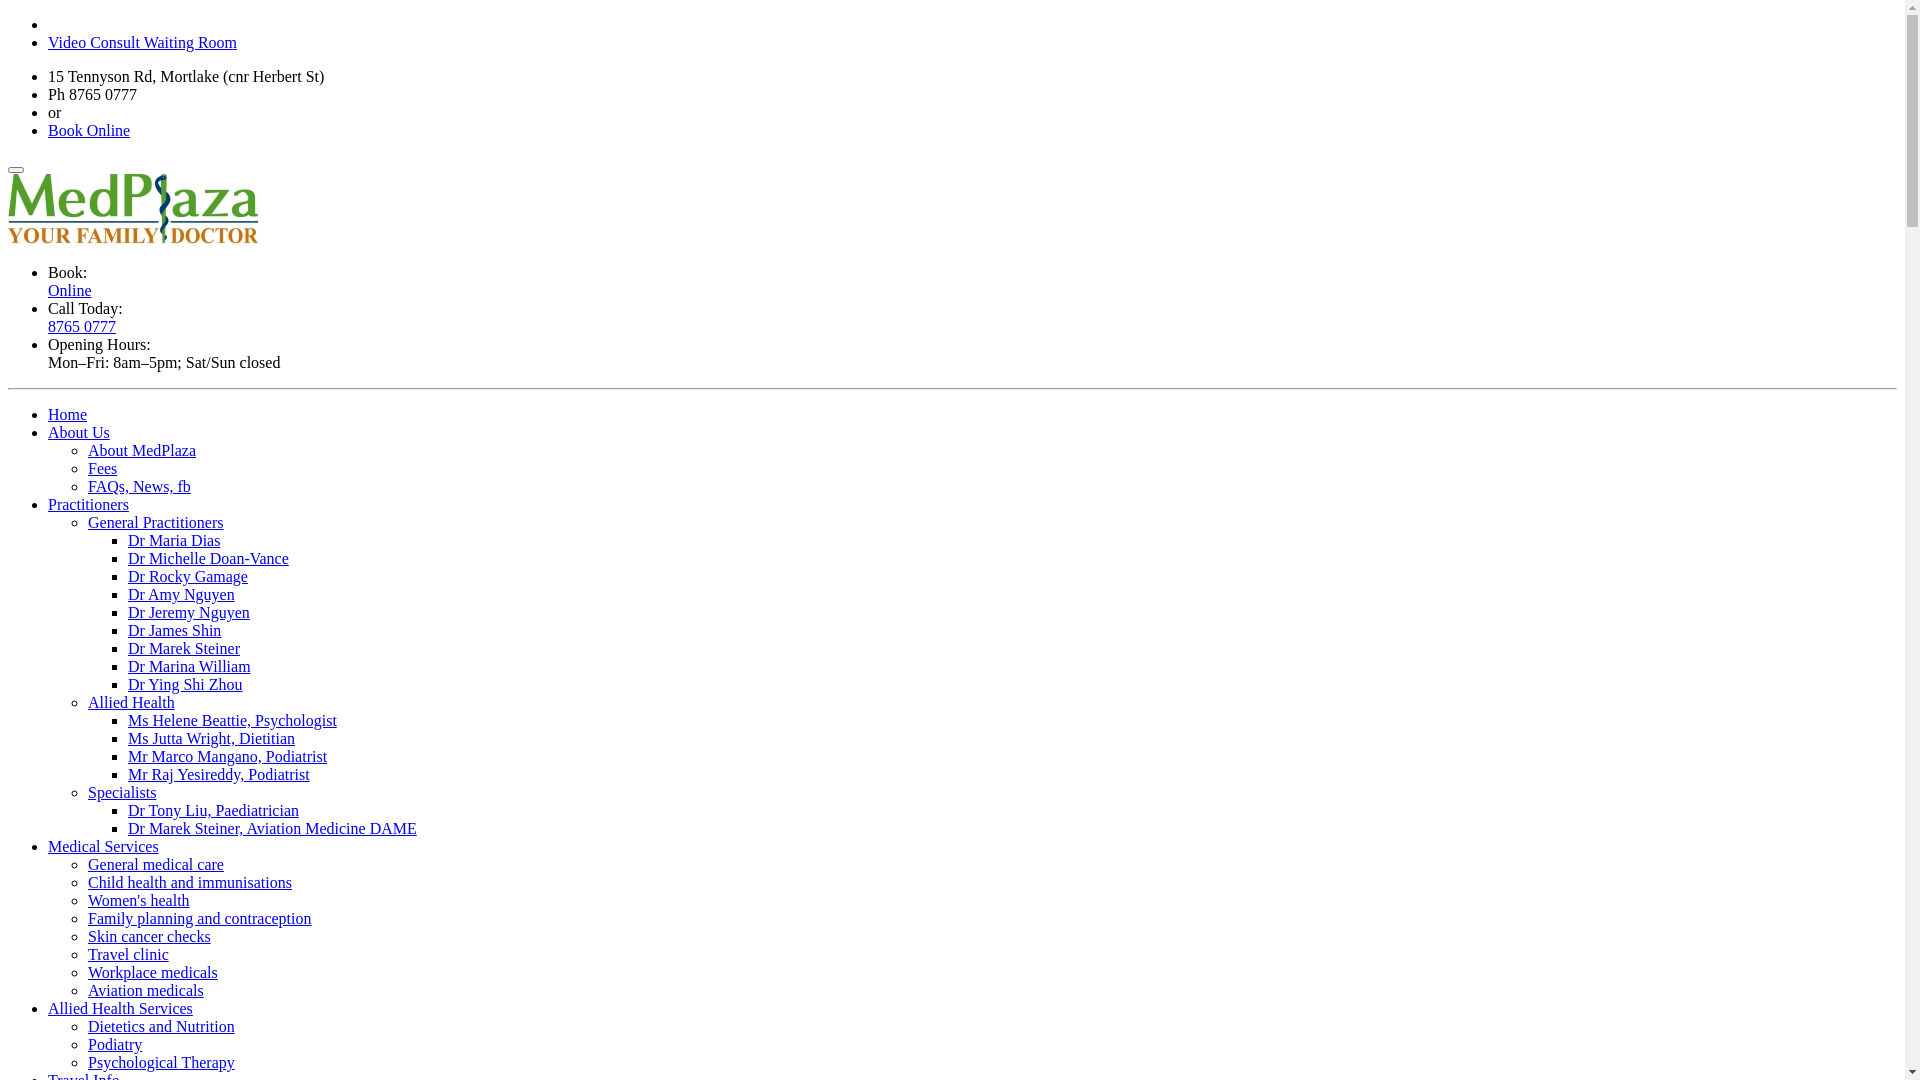 This screenshot has height=1080, width=1920. I want to click on 'Online', so click(48, 290).